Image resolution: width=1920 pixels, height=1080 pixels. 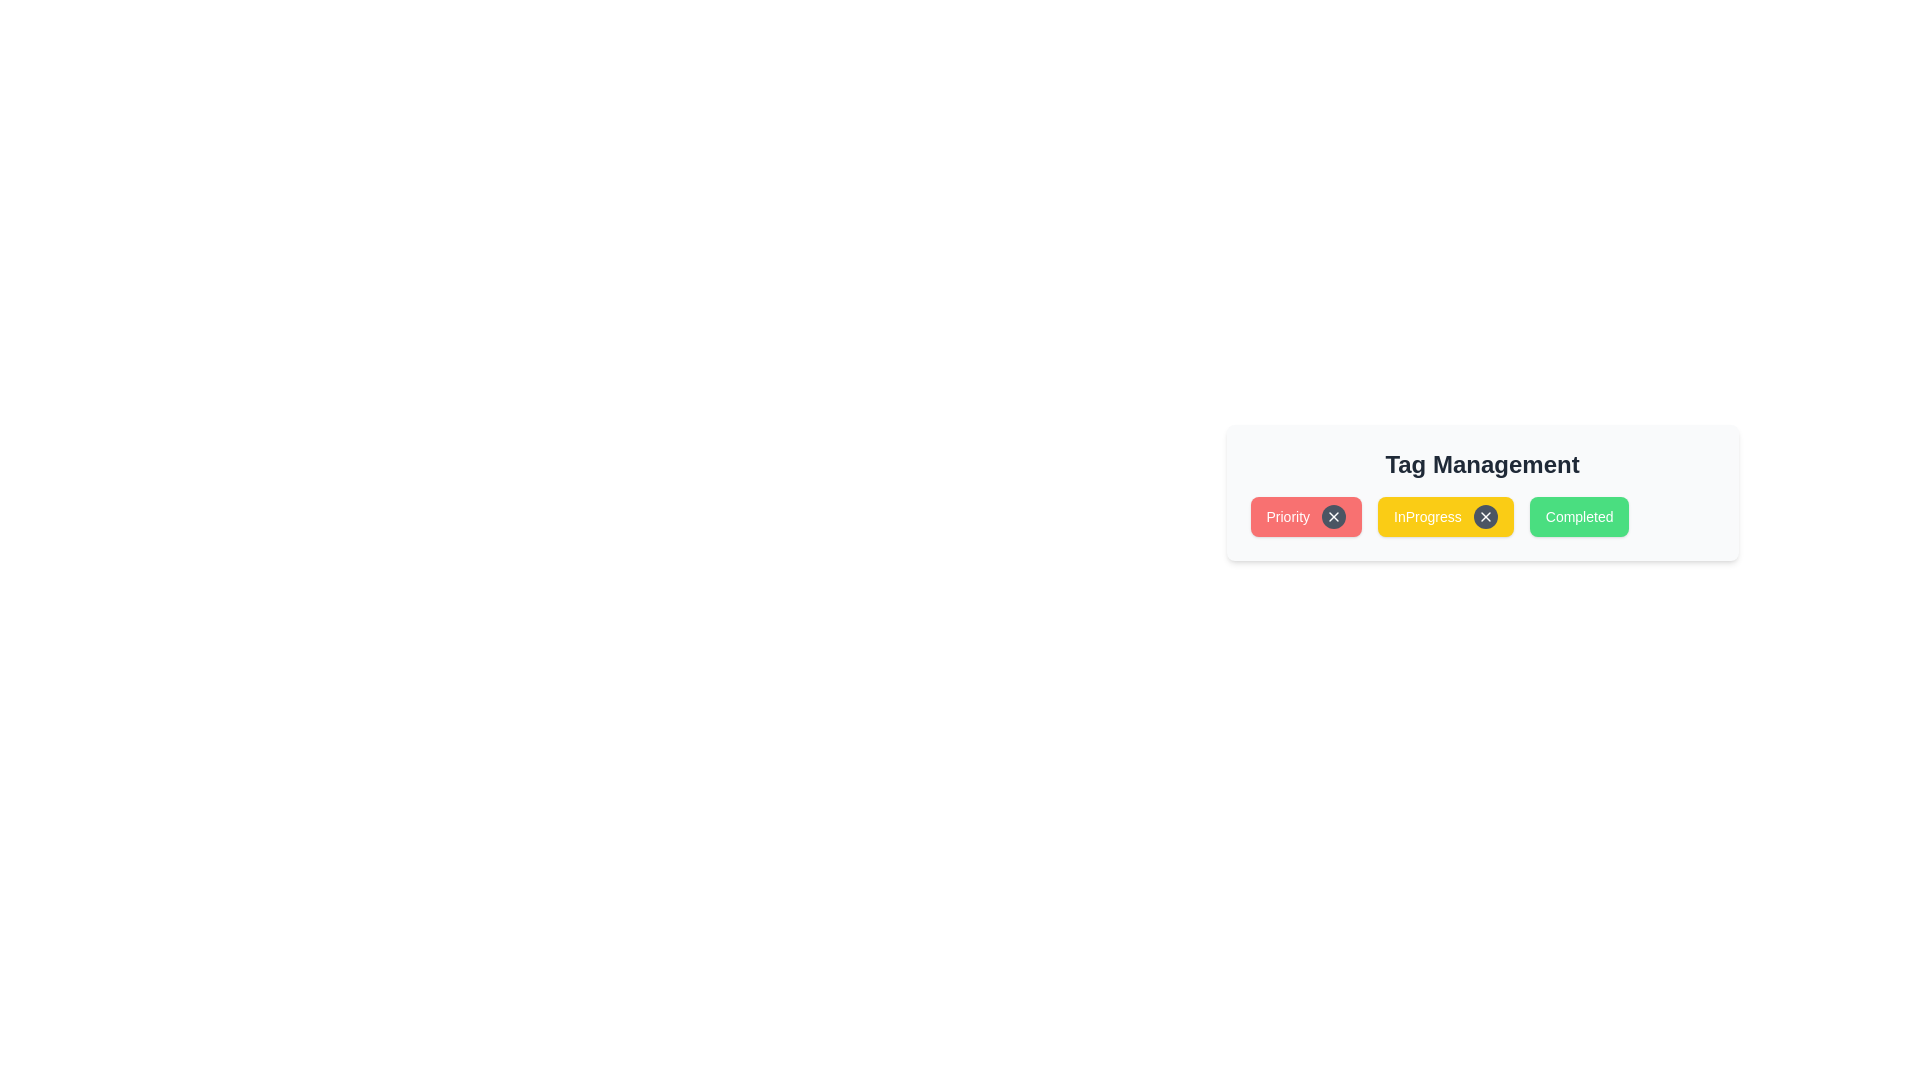 What do you see at coordinates (1578, 515) in the screenshot?
I see `the tag Completed` at bounding box center [1578, 515].